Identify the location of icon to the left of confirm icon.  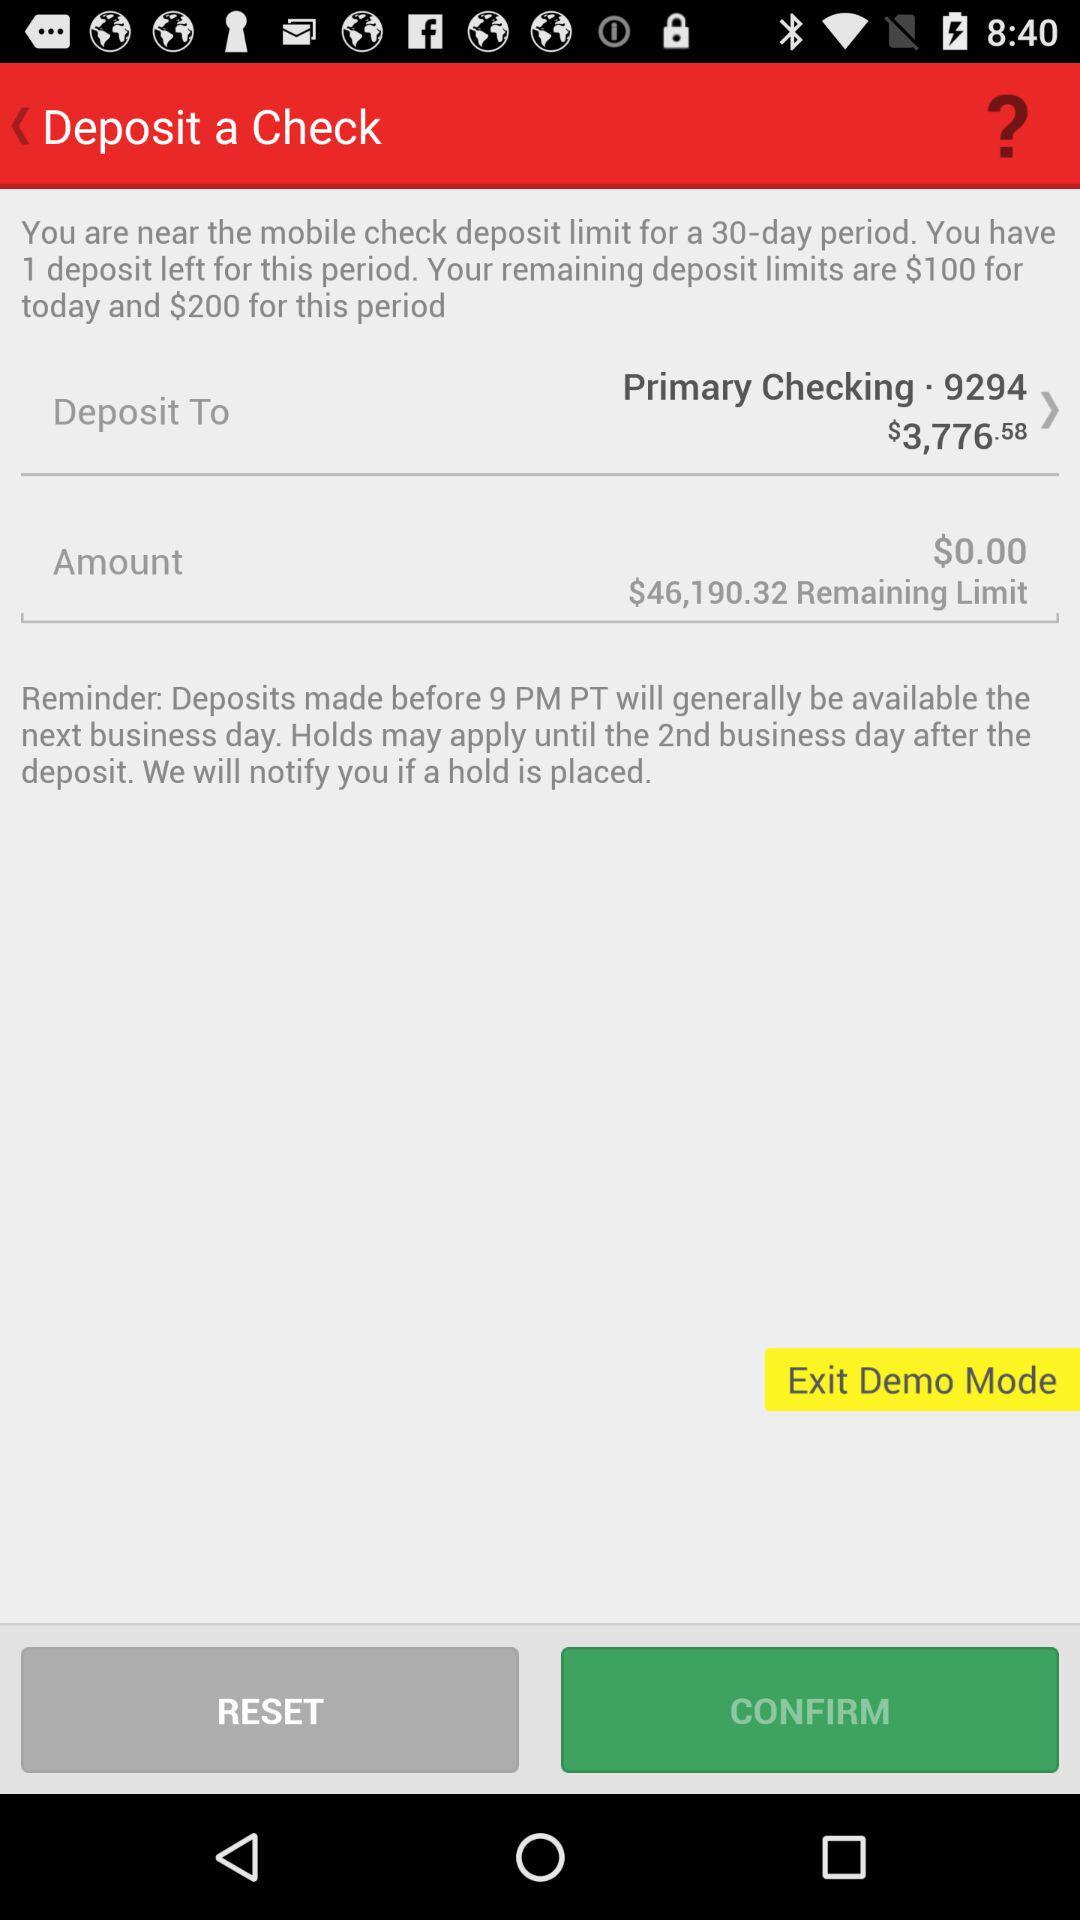
(270, 1708).